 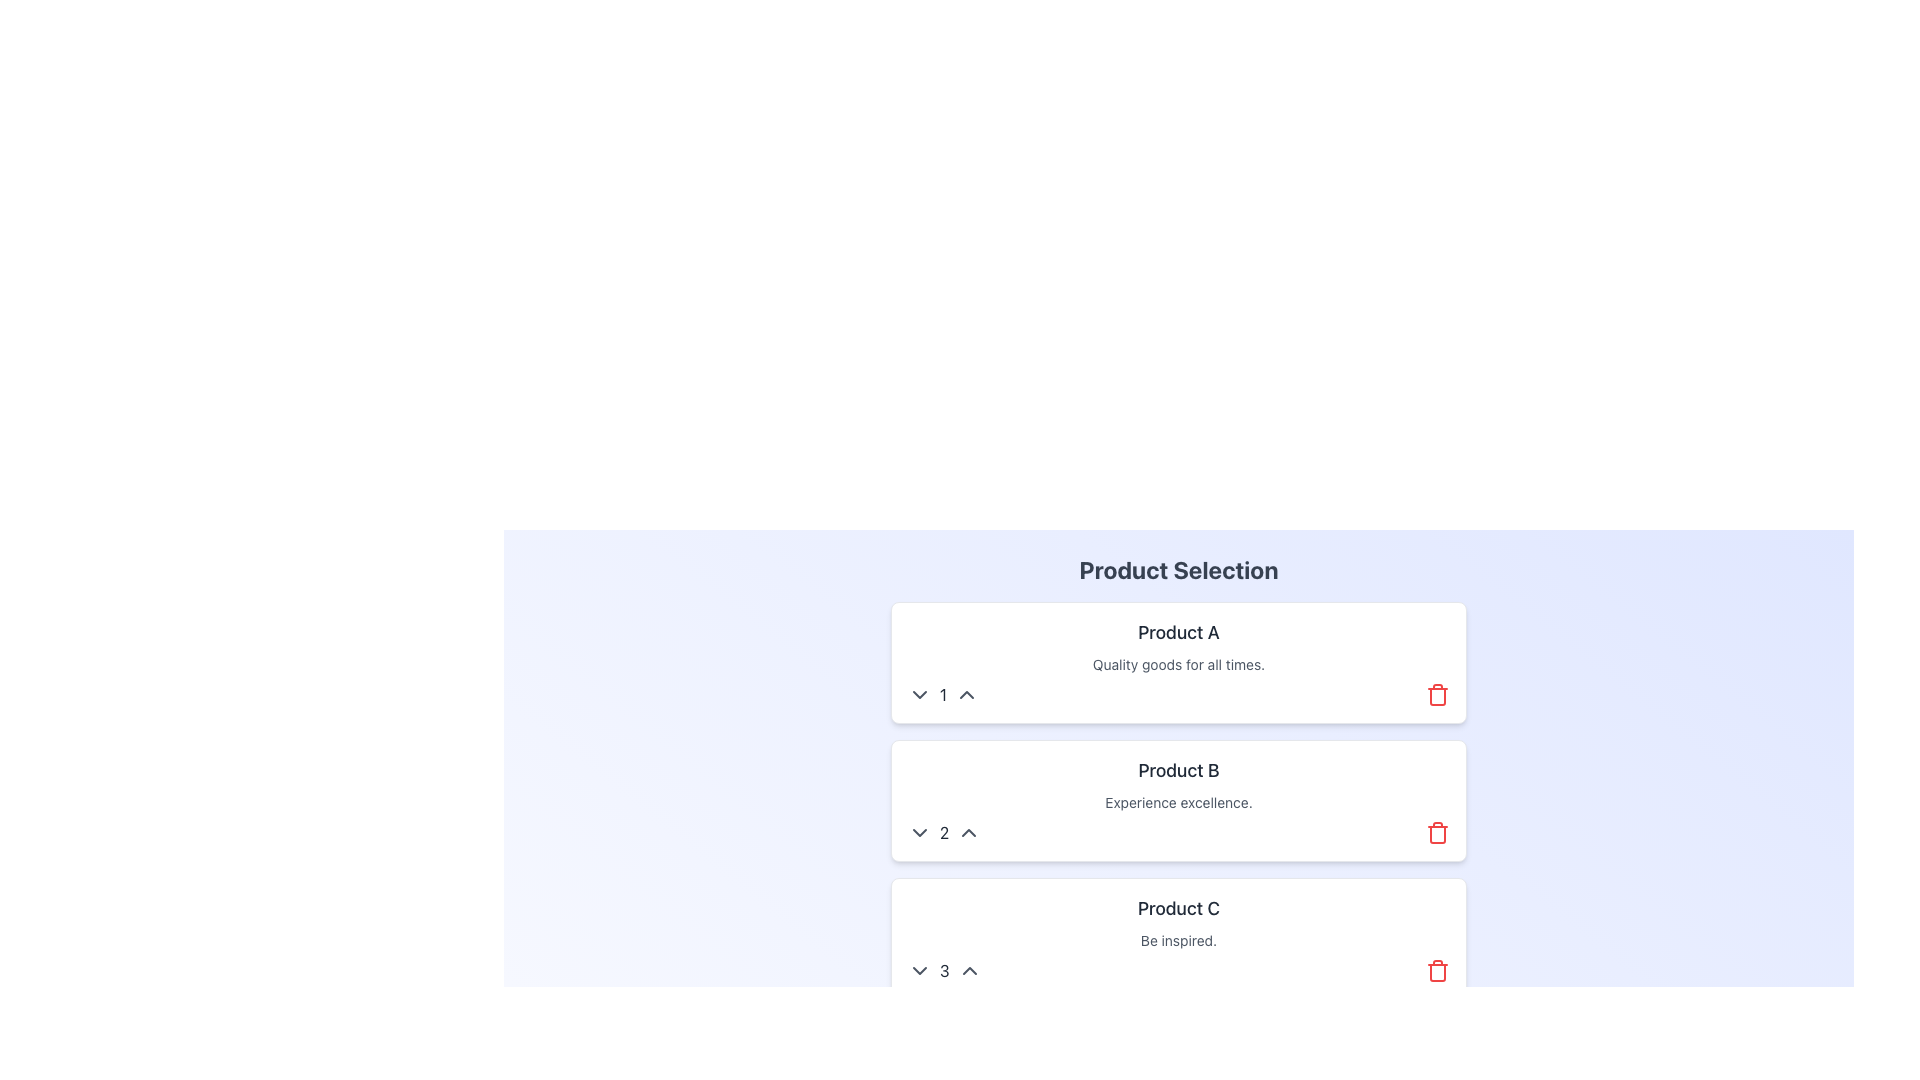 I want to click on the upward-pointing triangular button with a dark gray outline located at the bottom of the 'Product A' card to increase the value or priority, so click(x=966, y=693).